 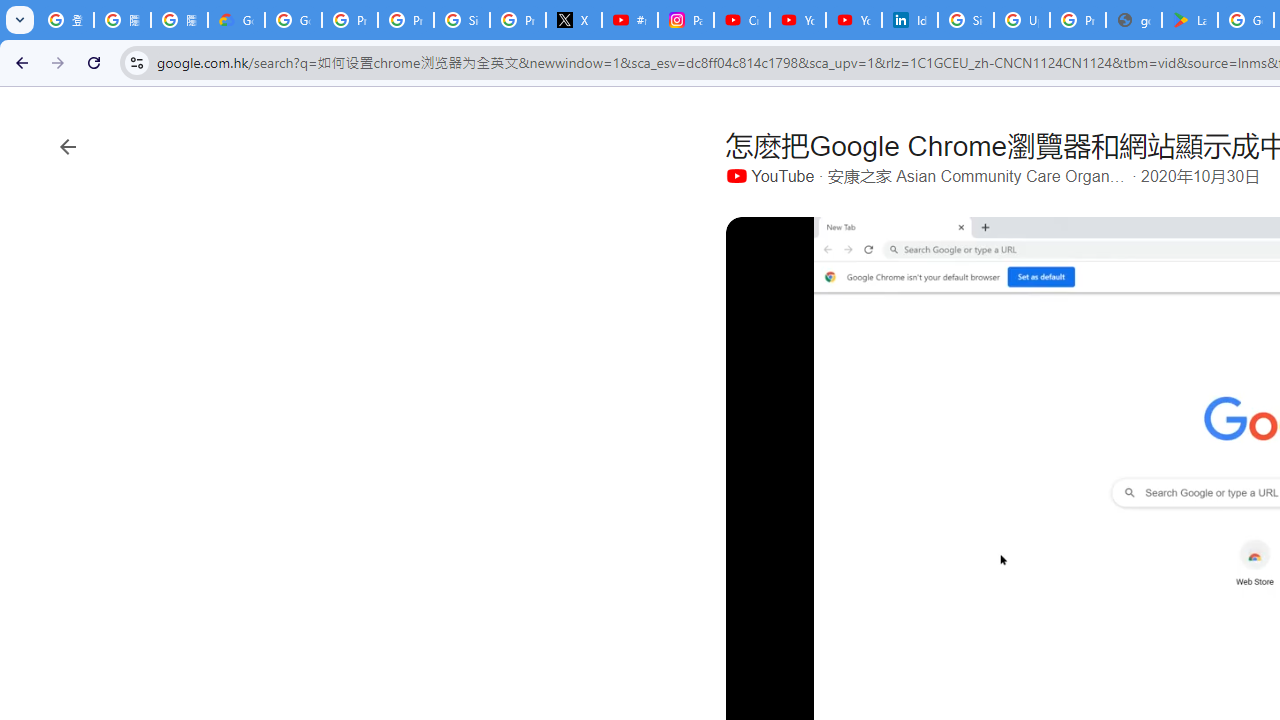 I want to click on 'Privacy Help Center - Policies Help', so click(x=404, y=20).